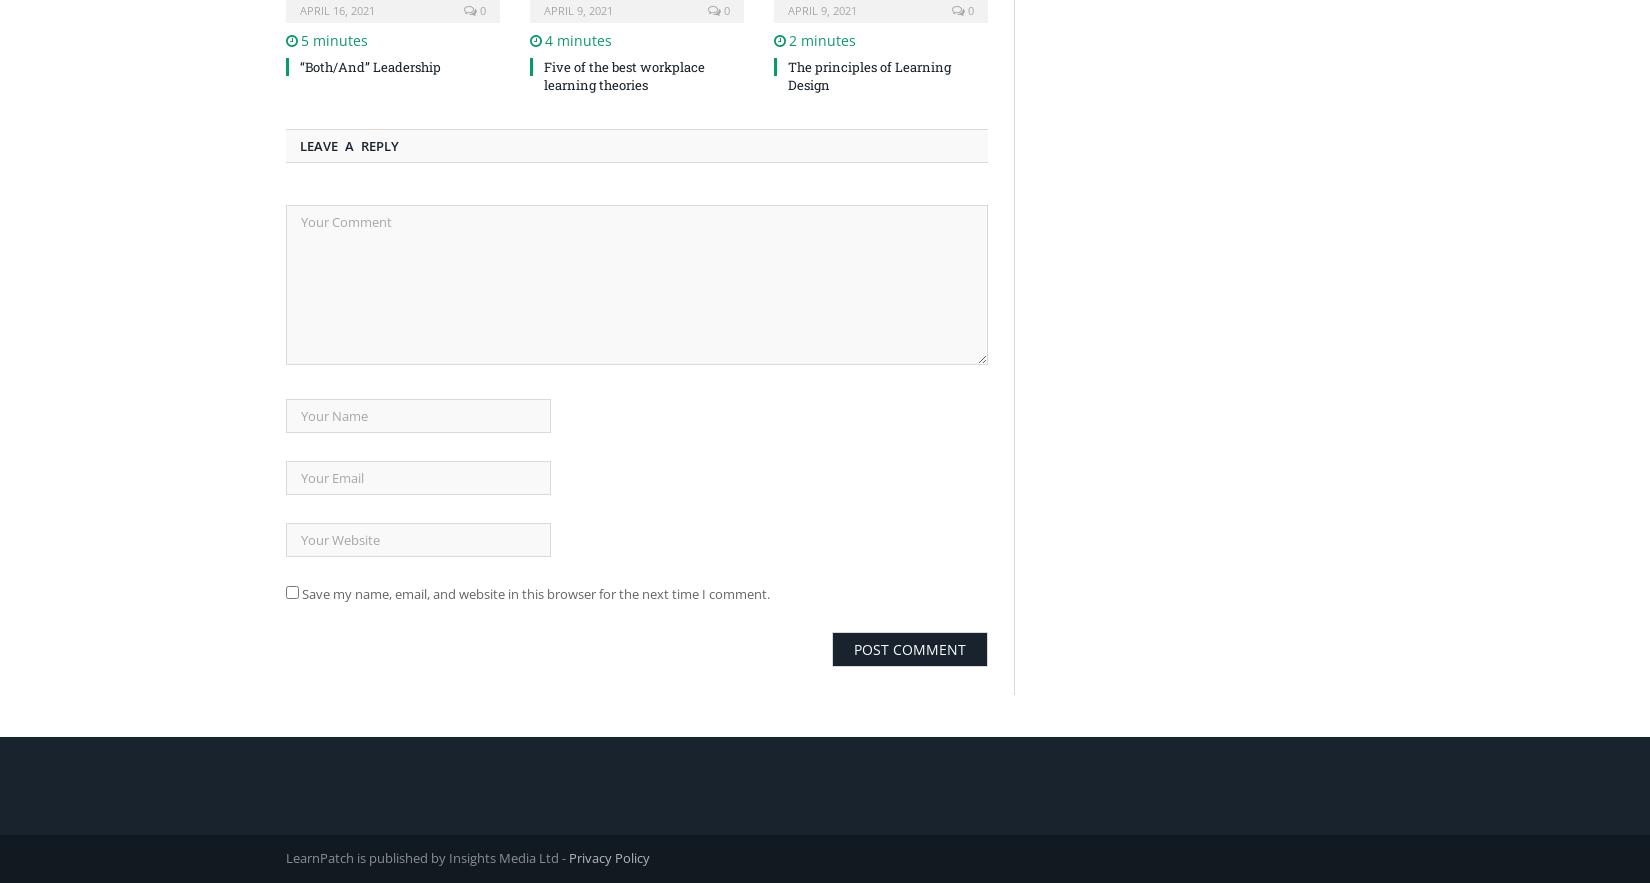 The width and height of the screenshot is (1650, 883). Describe the element at coordinates (370, 64) in the screenshot. I see `'“Both/And” Leadership'` at that location.